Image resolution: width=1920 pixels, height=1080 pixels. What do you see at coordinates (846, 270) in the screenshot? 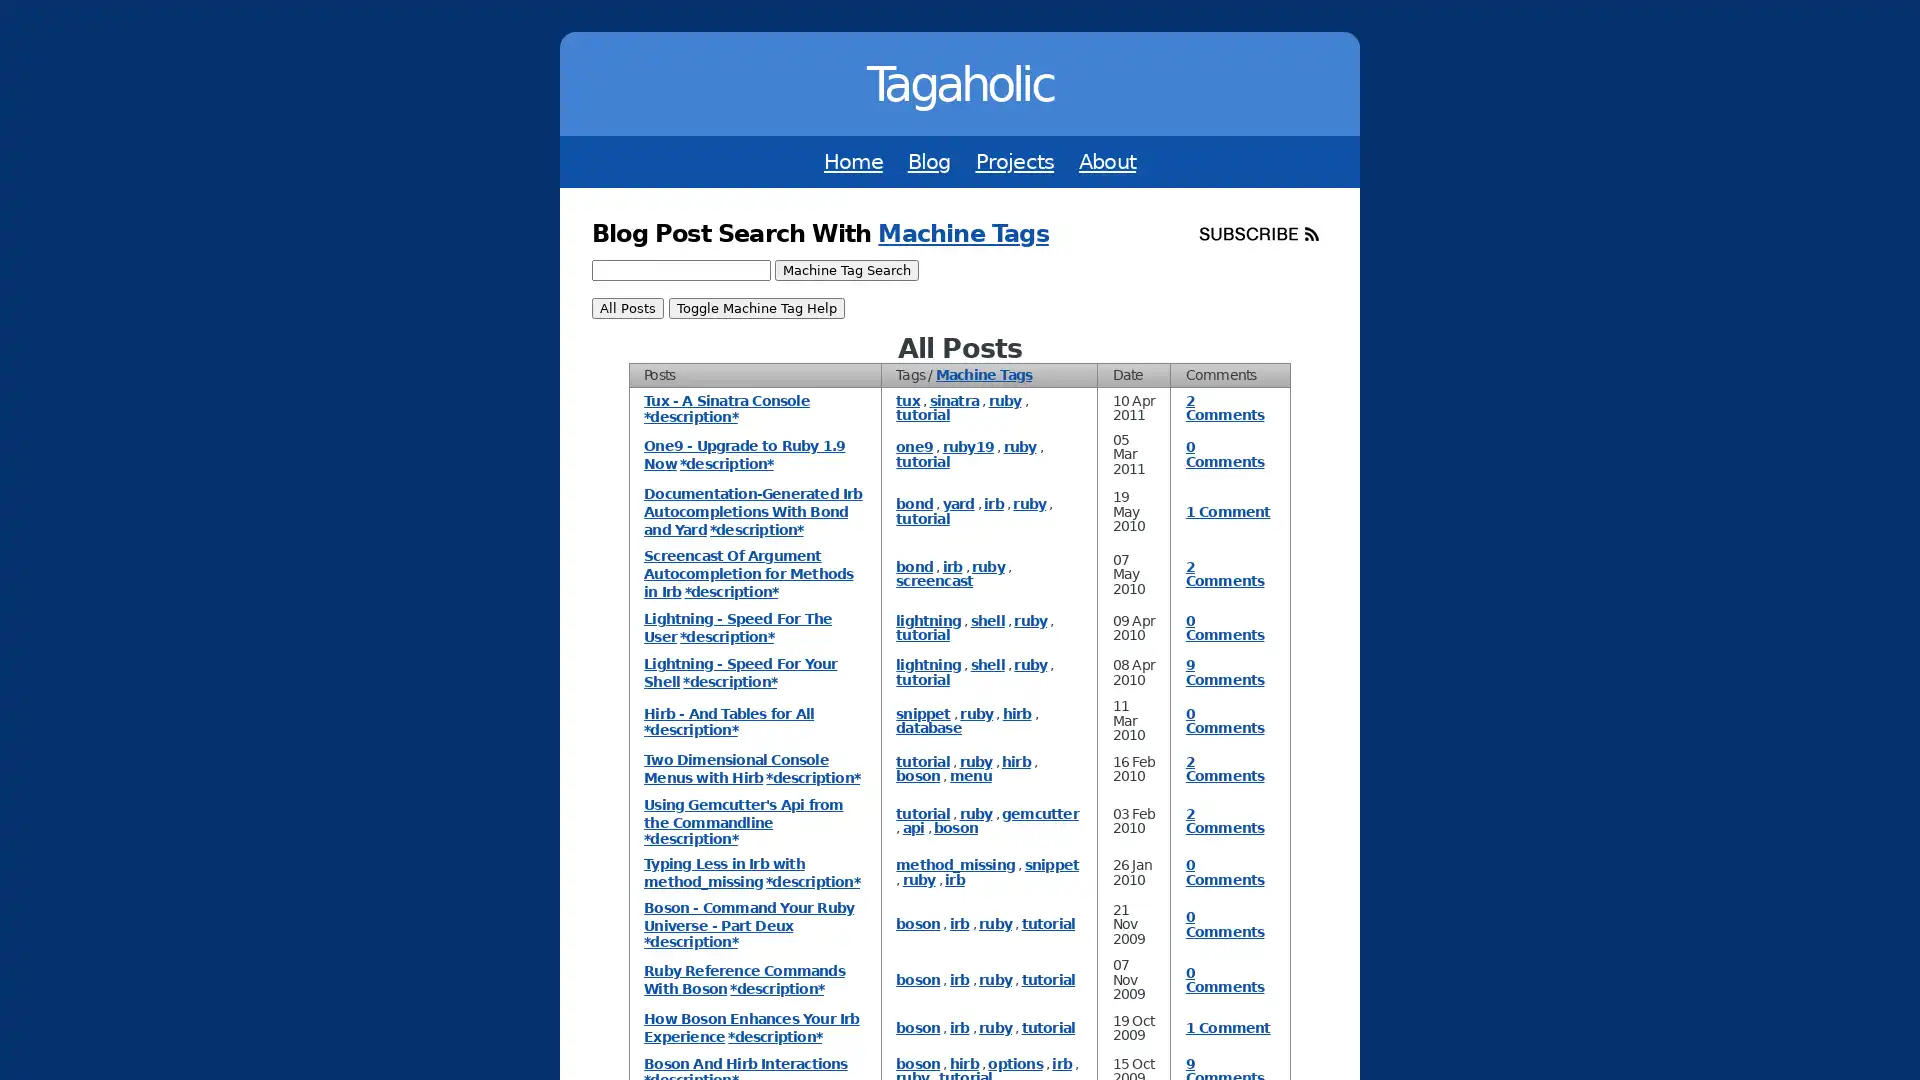
I see `Machine Tag Search` at bounding box center [846, 270].